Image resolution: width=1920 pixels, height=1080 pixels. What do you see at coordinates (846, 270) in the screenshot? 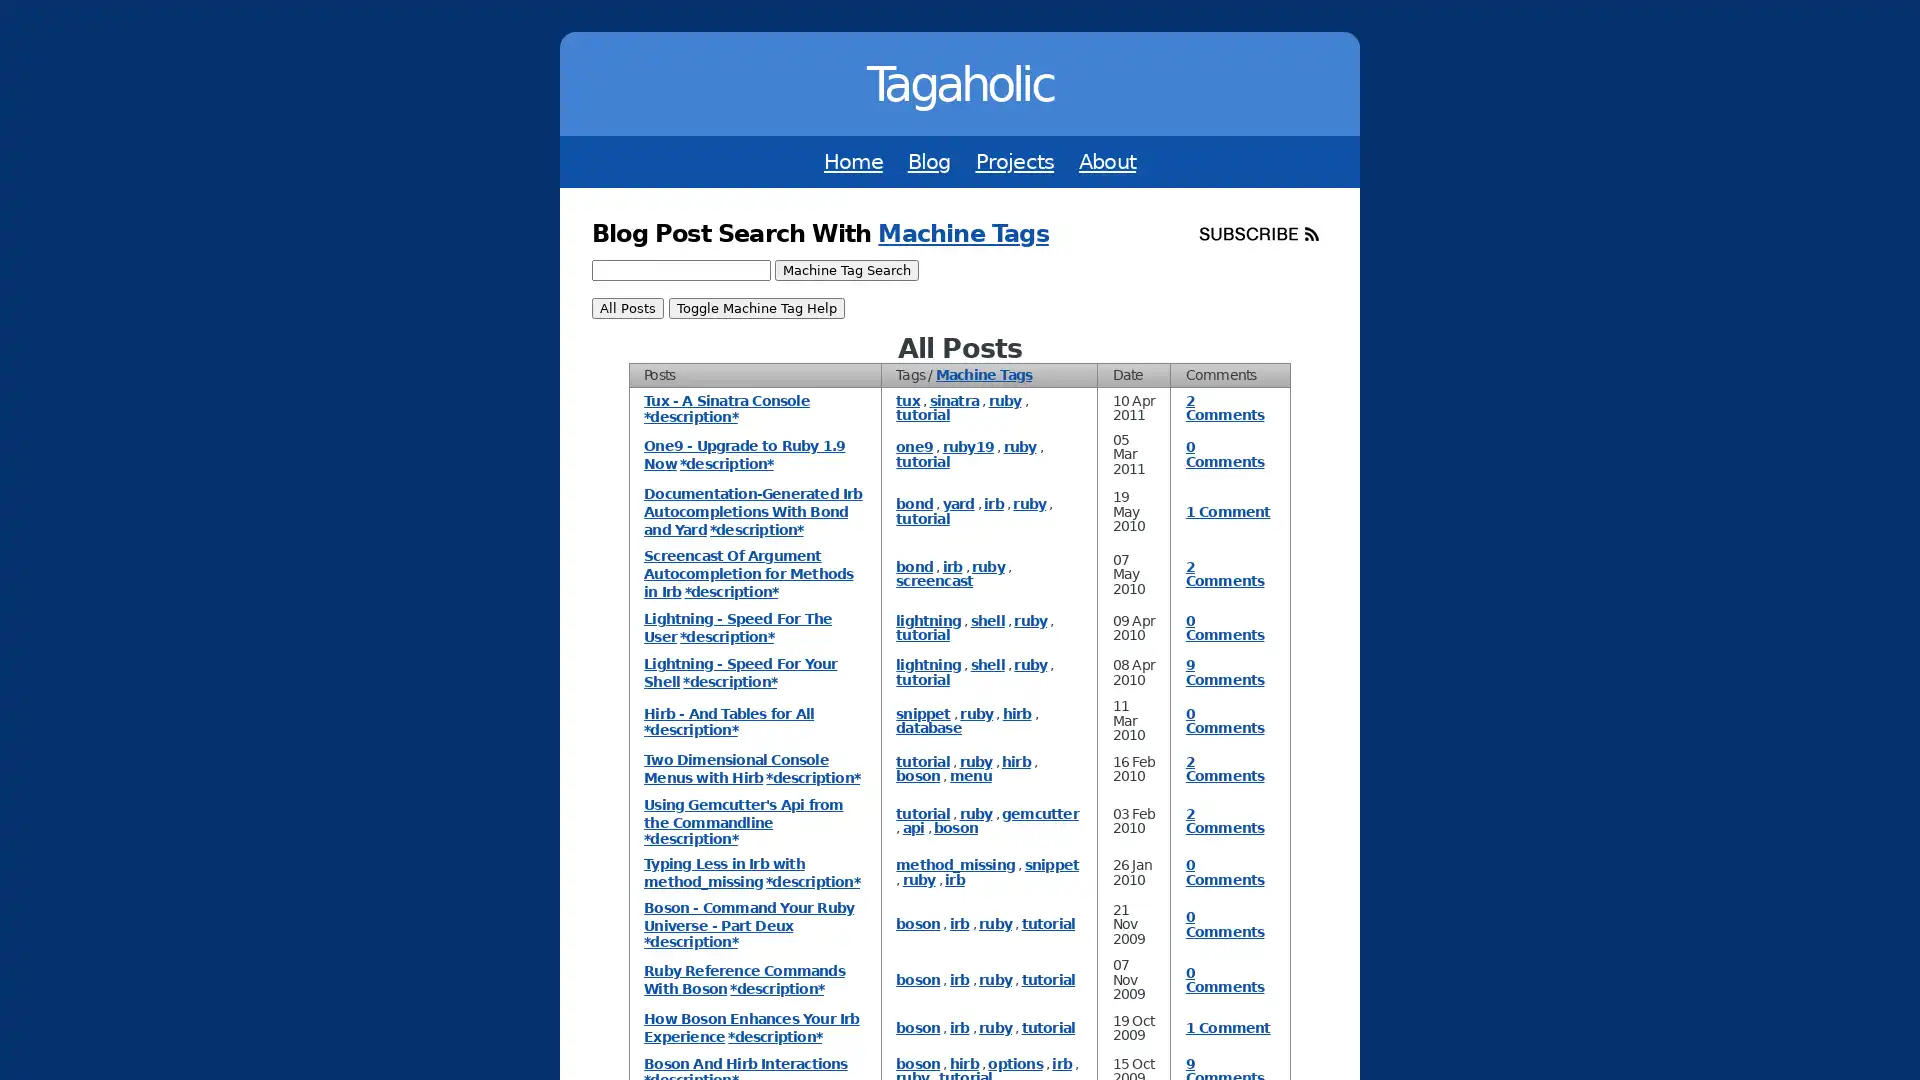
I see `Machine Tag Search` at bounding box center [846, 270].